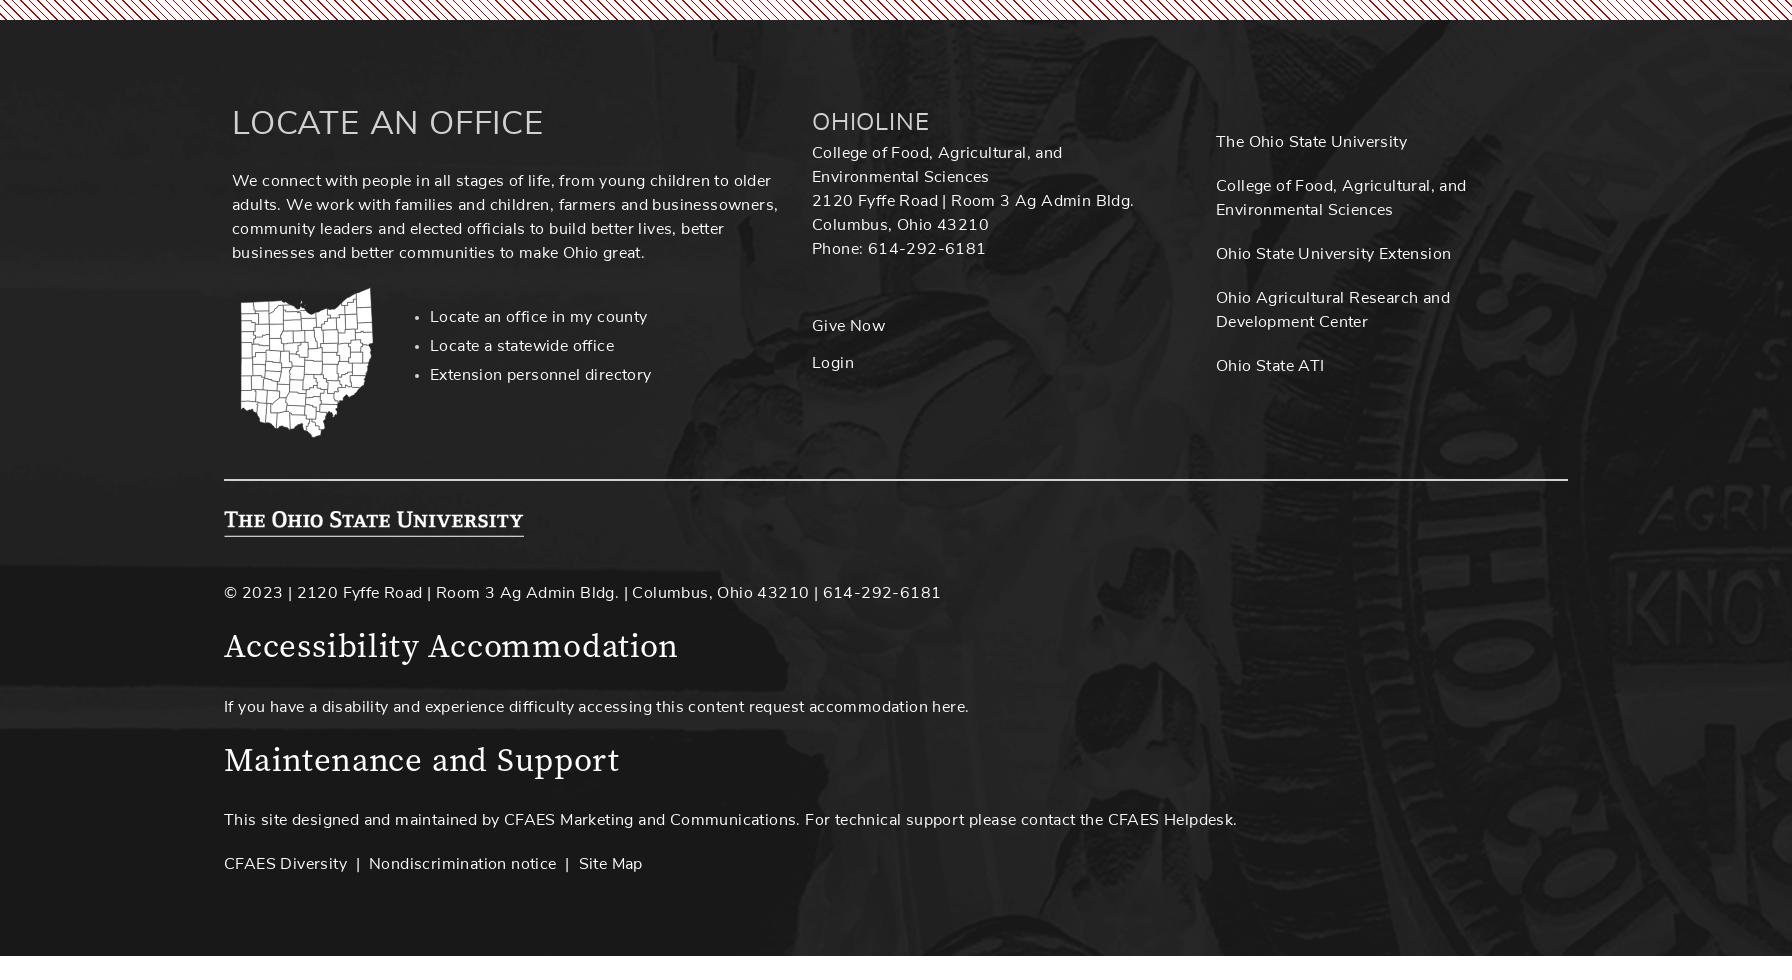 This screenshot has height=980, width=1792. What do you see at coordinates (285, 863) in the screenshot?
I see `'CFAES Diversity'` at bounding box center [285, 863].